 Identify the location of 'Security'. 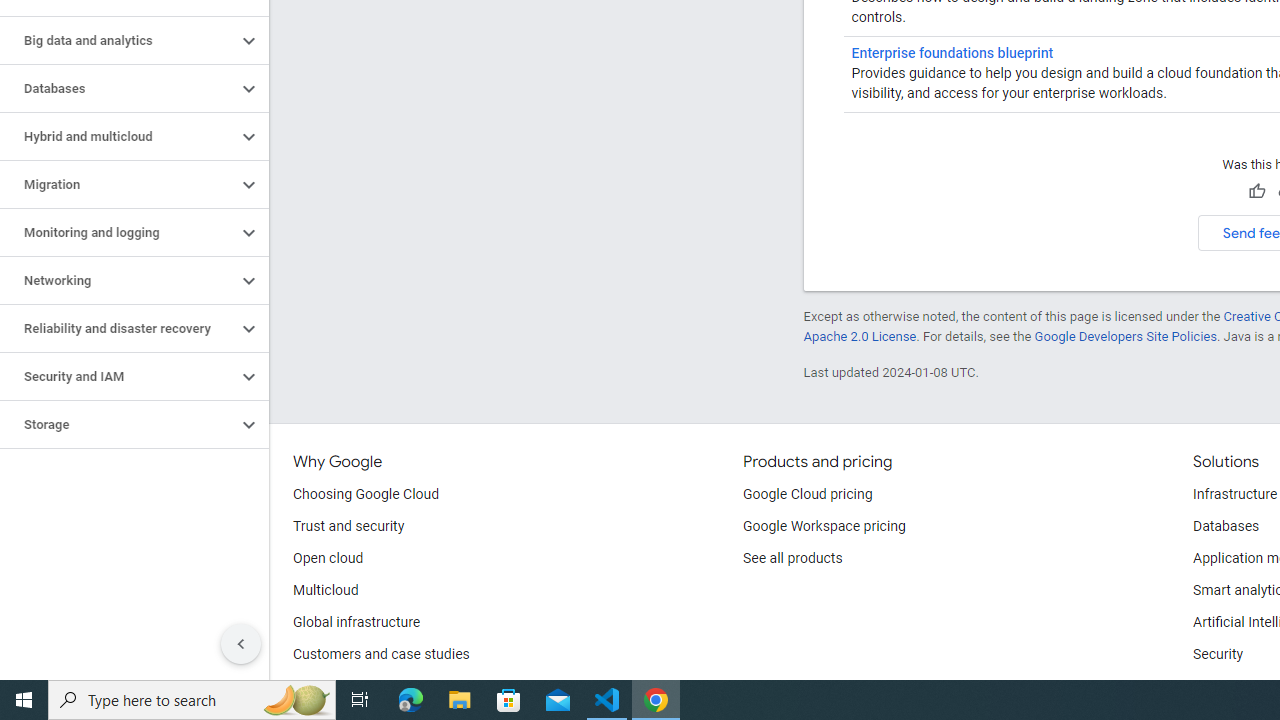
(1217, 655).